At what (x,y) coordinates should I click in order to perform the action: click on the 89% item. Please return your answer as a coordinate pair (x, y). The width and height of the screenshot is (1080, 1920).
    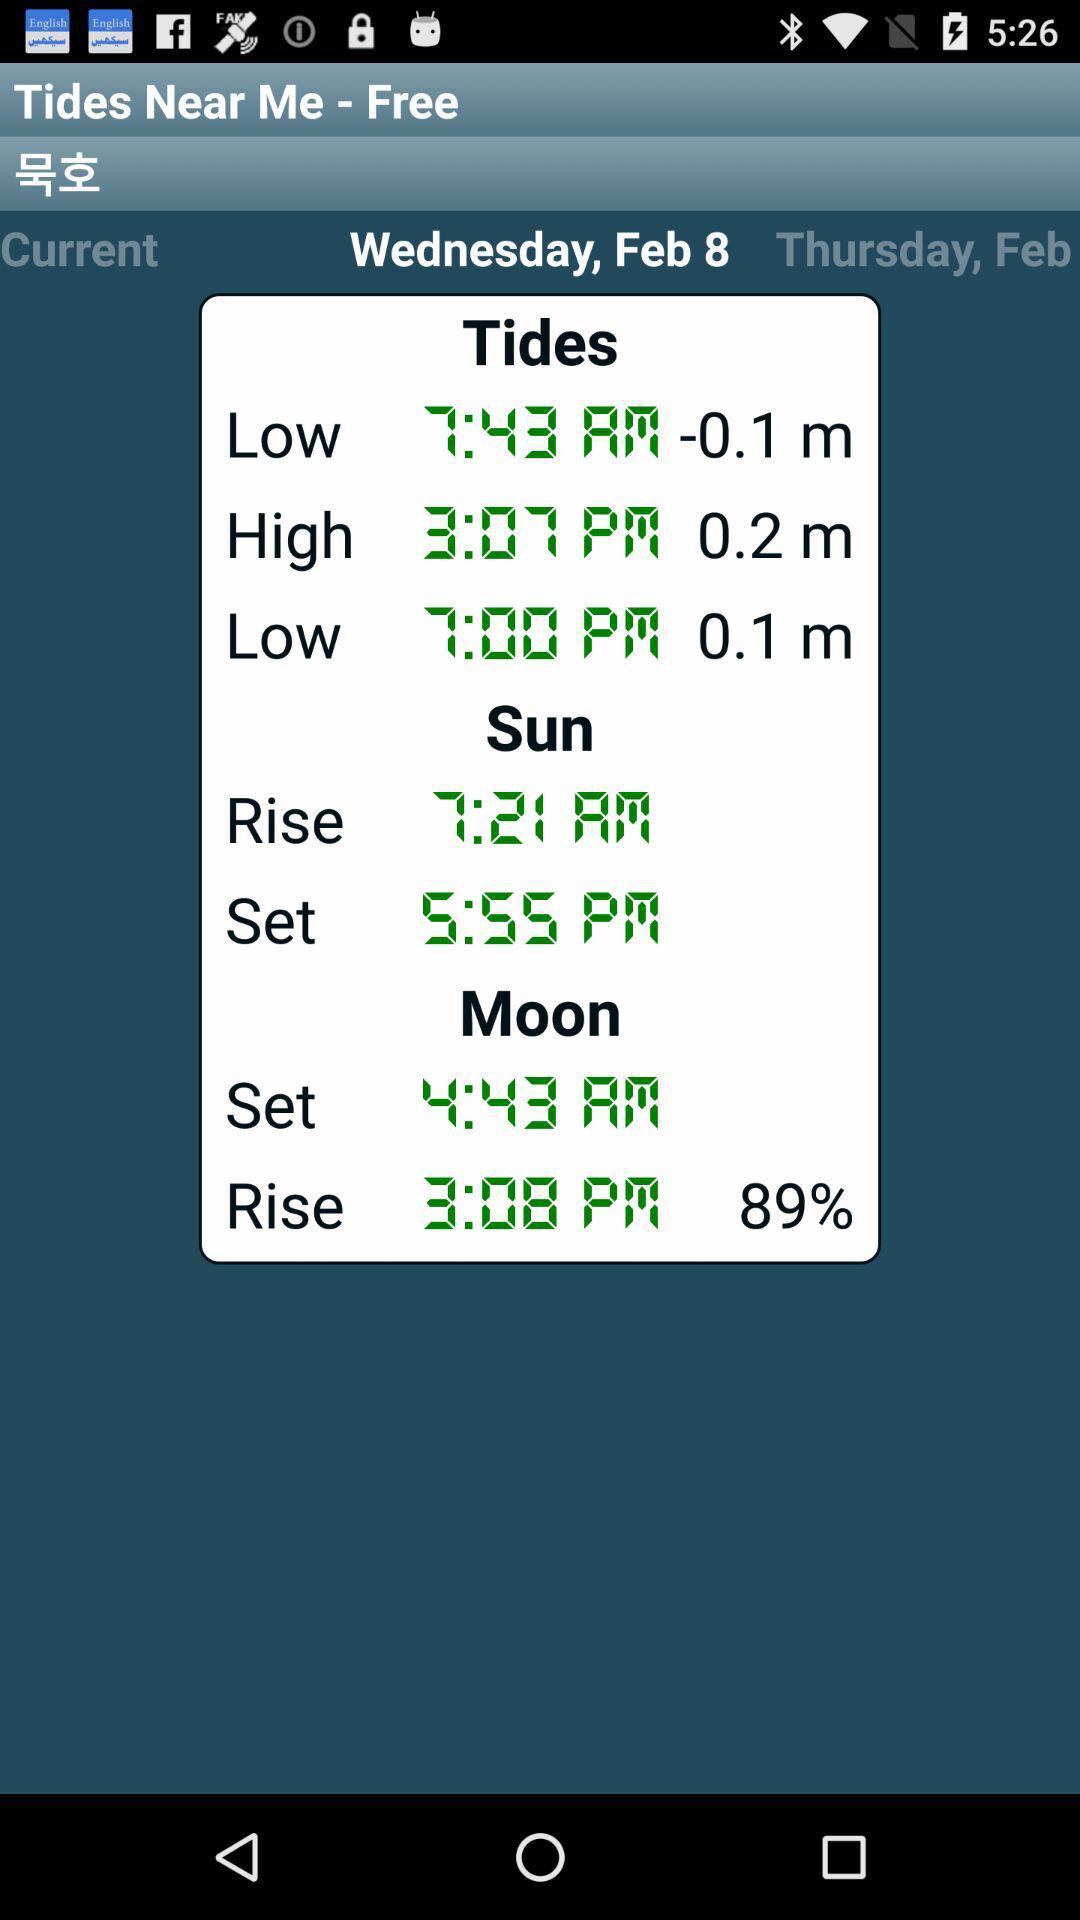
    Looking at the image, I should click on (540, 1202).